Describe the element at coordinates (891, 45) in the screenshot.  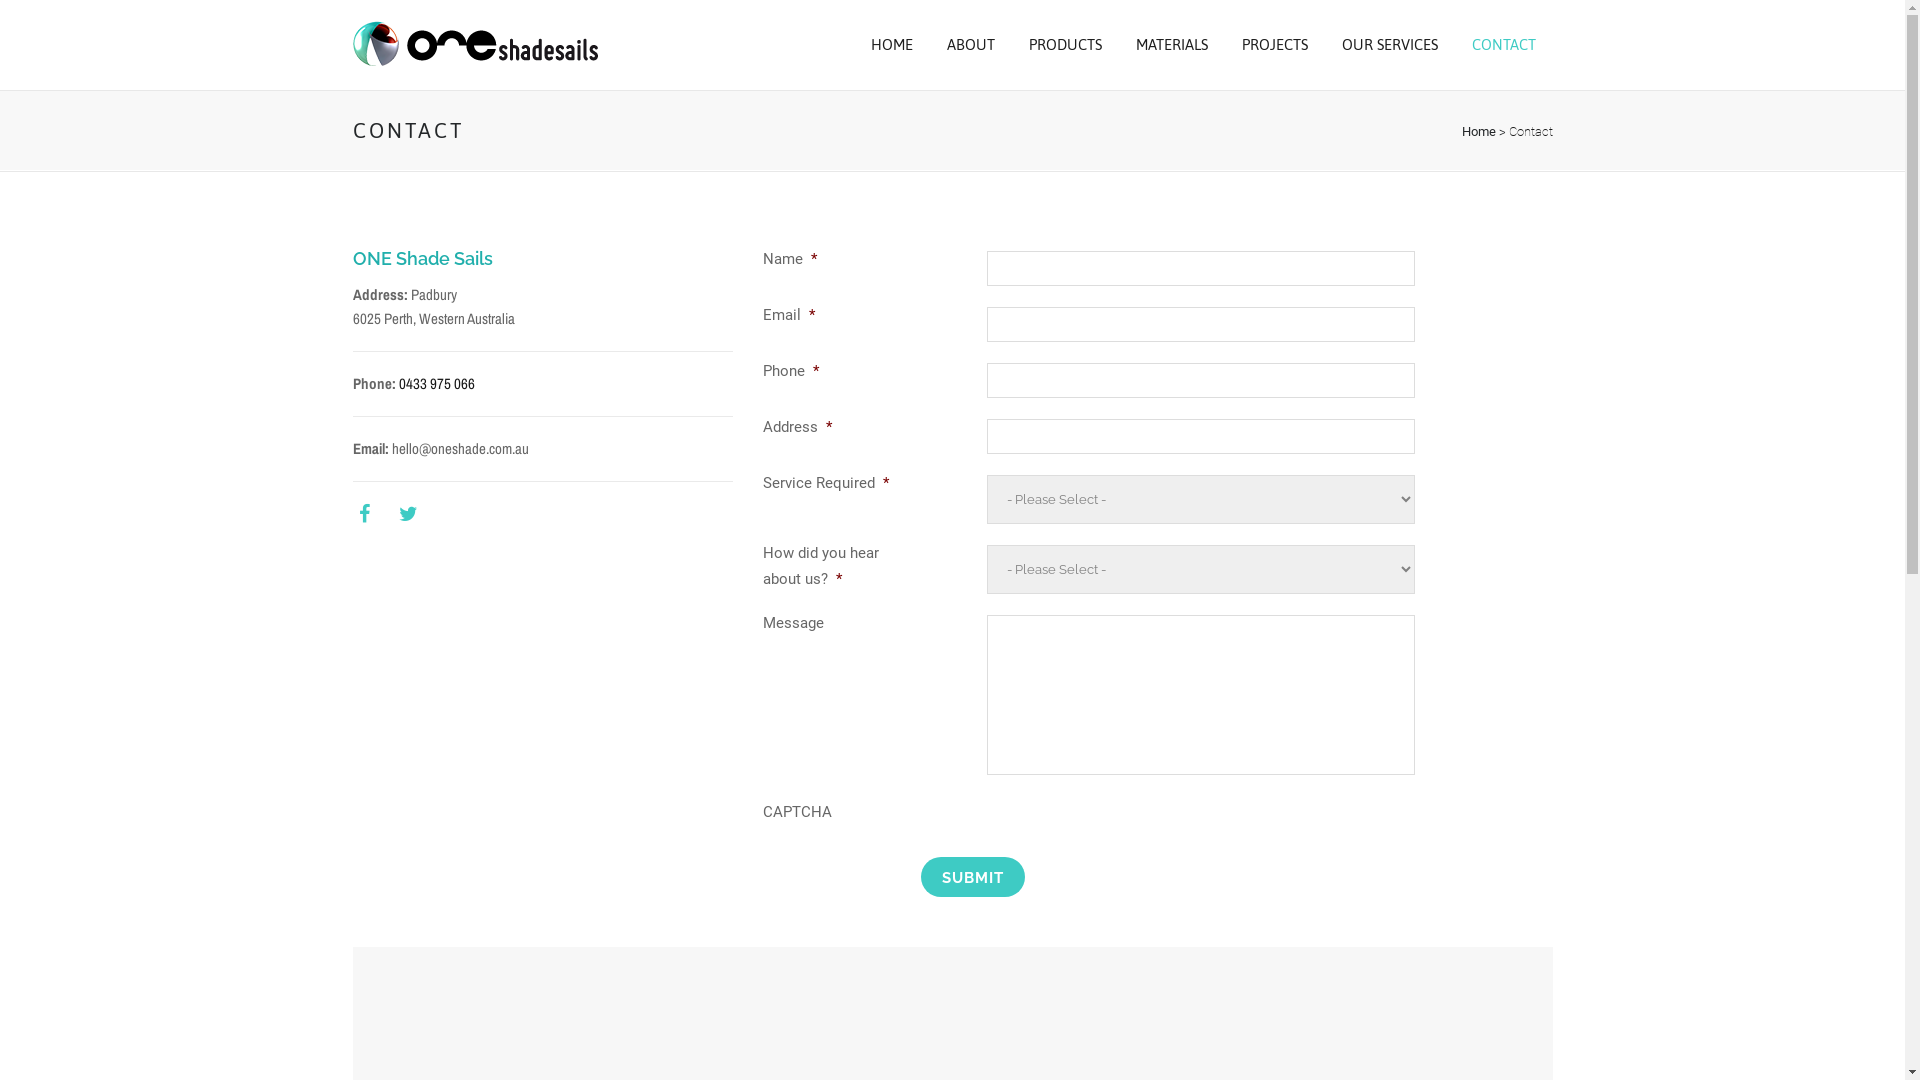
I see `'HOME'` at that location.